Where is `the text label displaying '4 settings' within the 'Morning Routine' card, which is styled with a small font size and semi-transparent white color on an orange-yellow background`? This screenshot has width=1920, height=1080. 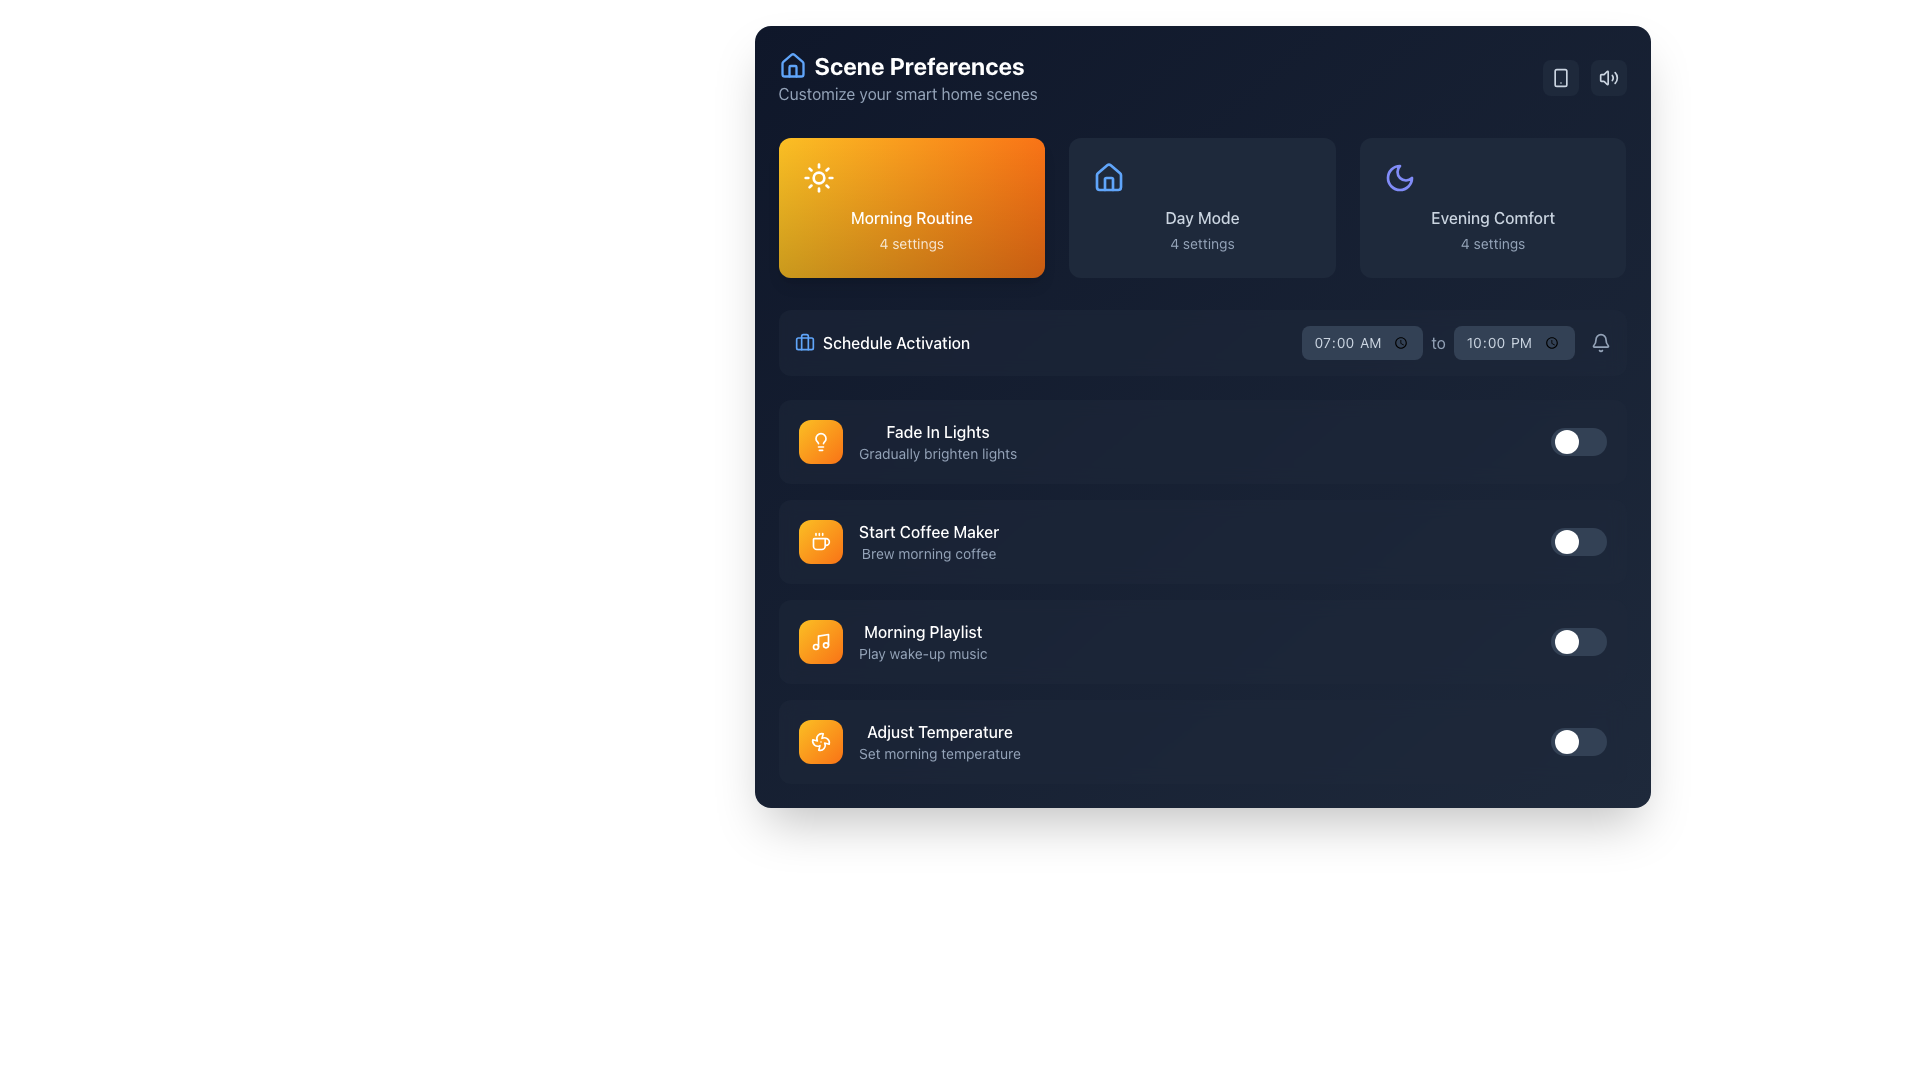
the text label displaying '4 settings' within the 'Morning Routine' card, which is styled with a small font size and semi-transparent white color on an orange-yellow background is located at coordinates (910, 242).